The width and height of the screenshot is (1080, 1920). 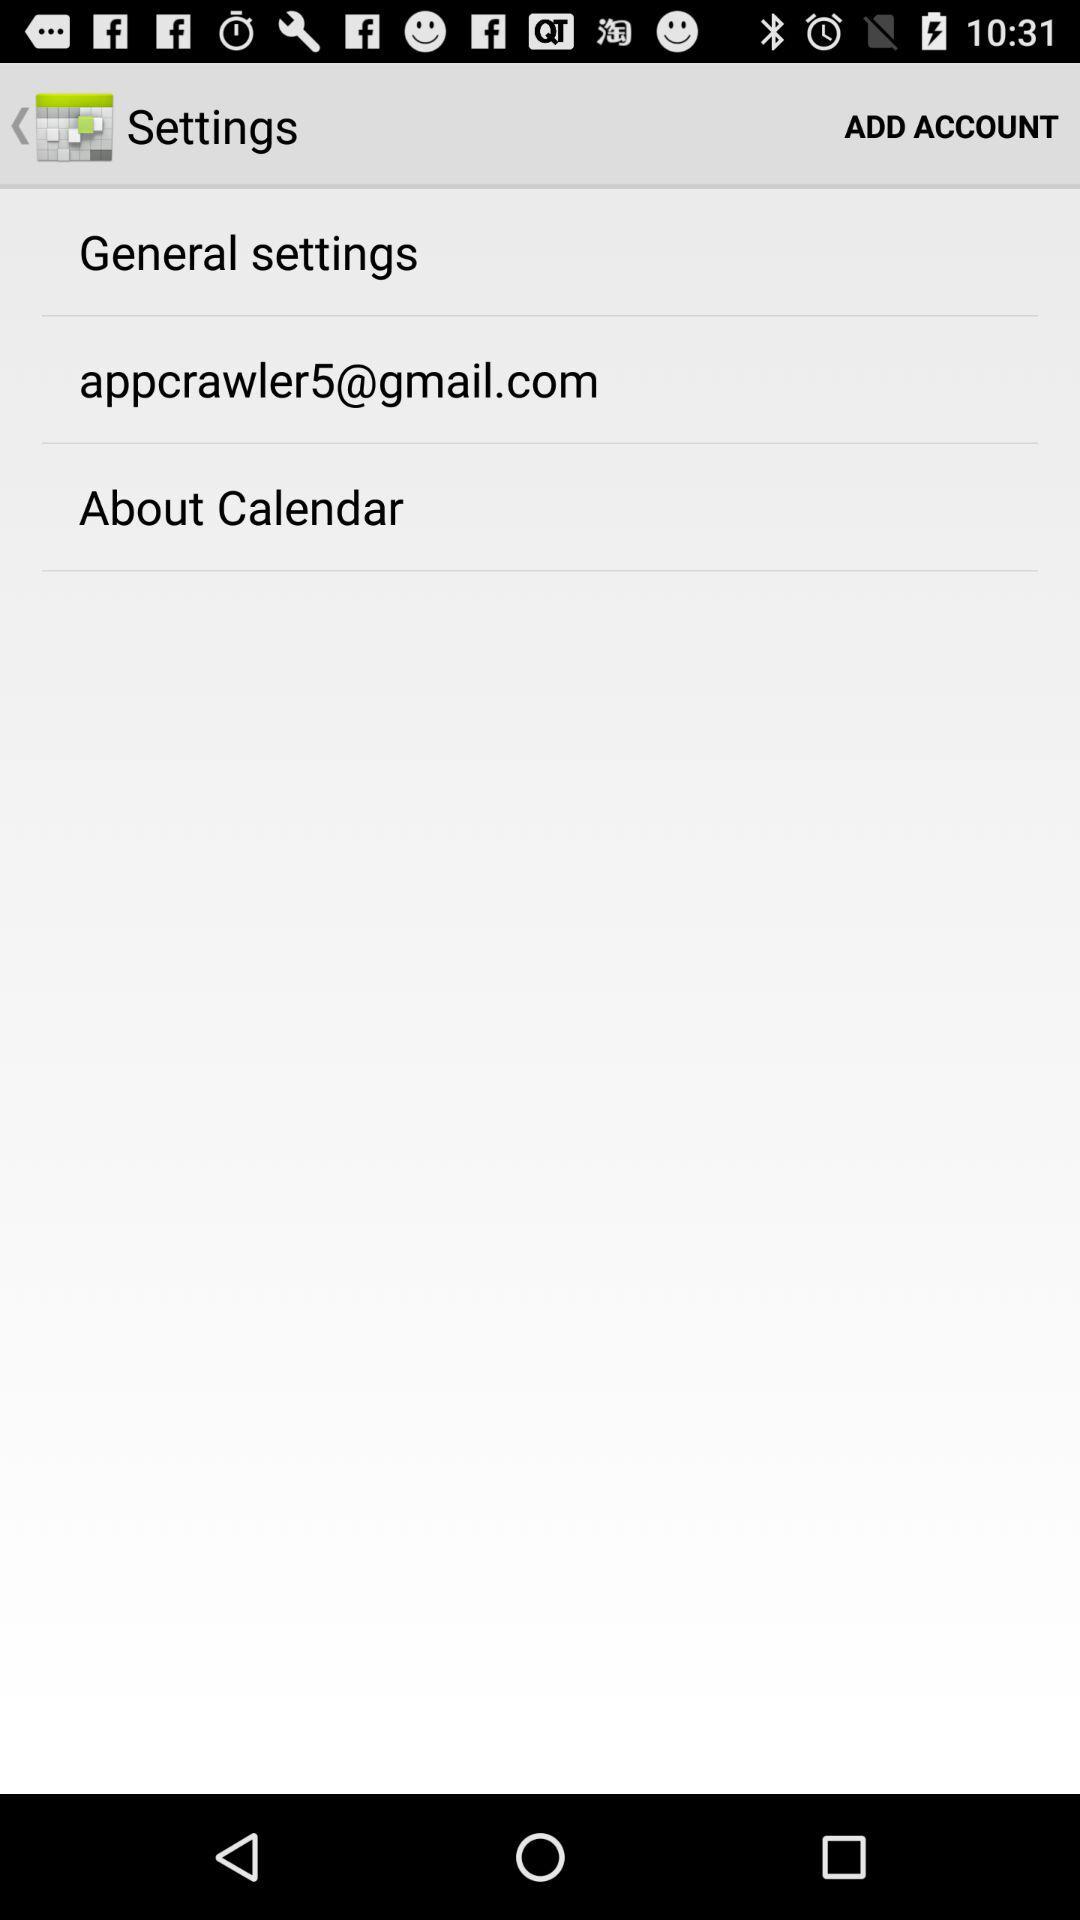 What do you see at coordinates (247, 250) in the screenshot?
I see `the general settings app` at bounding box center [247, 250].